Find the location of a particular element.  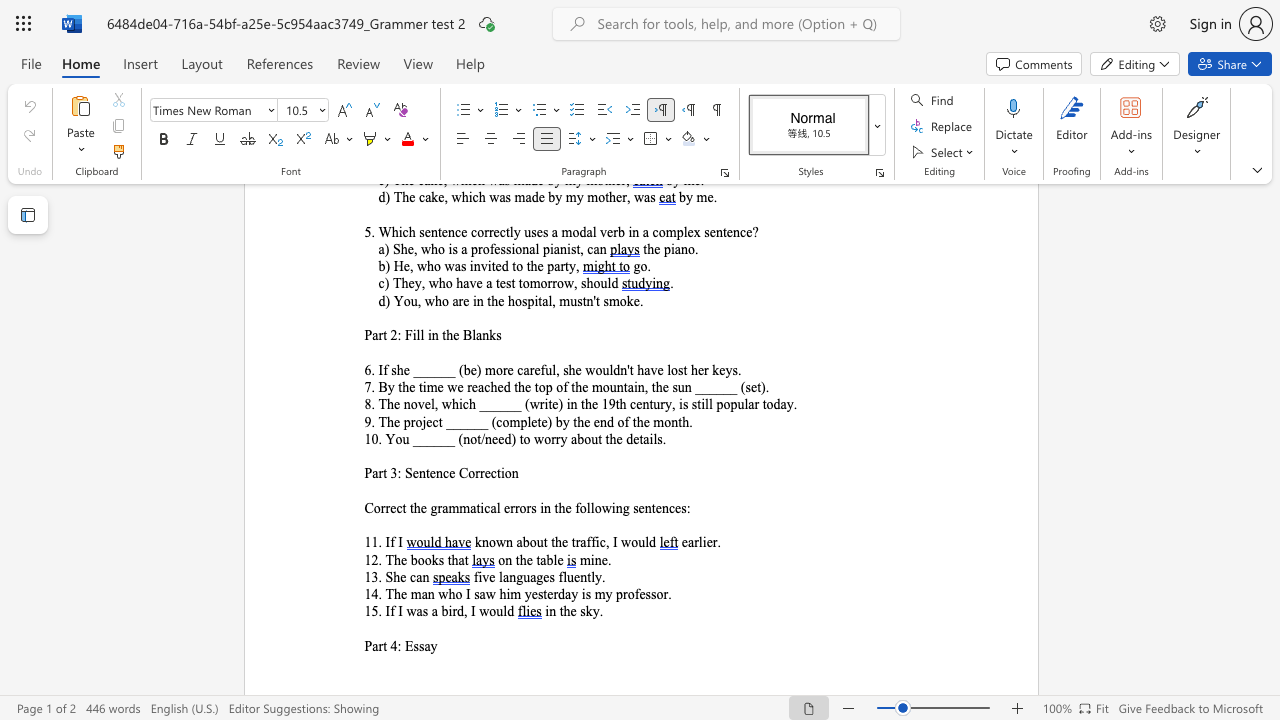

the space between the continuous character "o" and "r" in the text is located at coordinates (662, 593).